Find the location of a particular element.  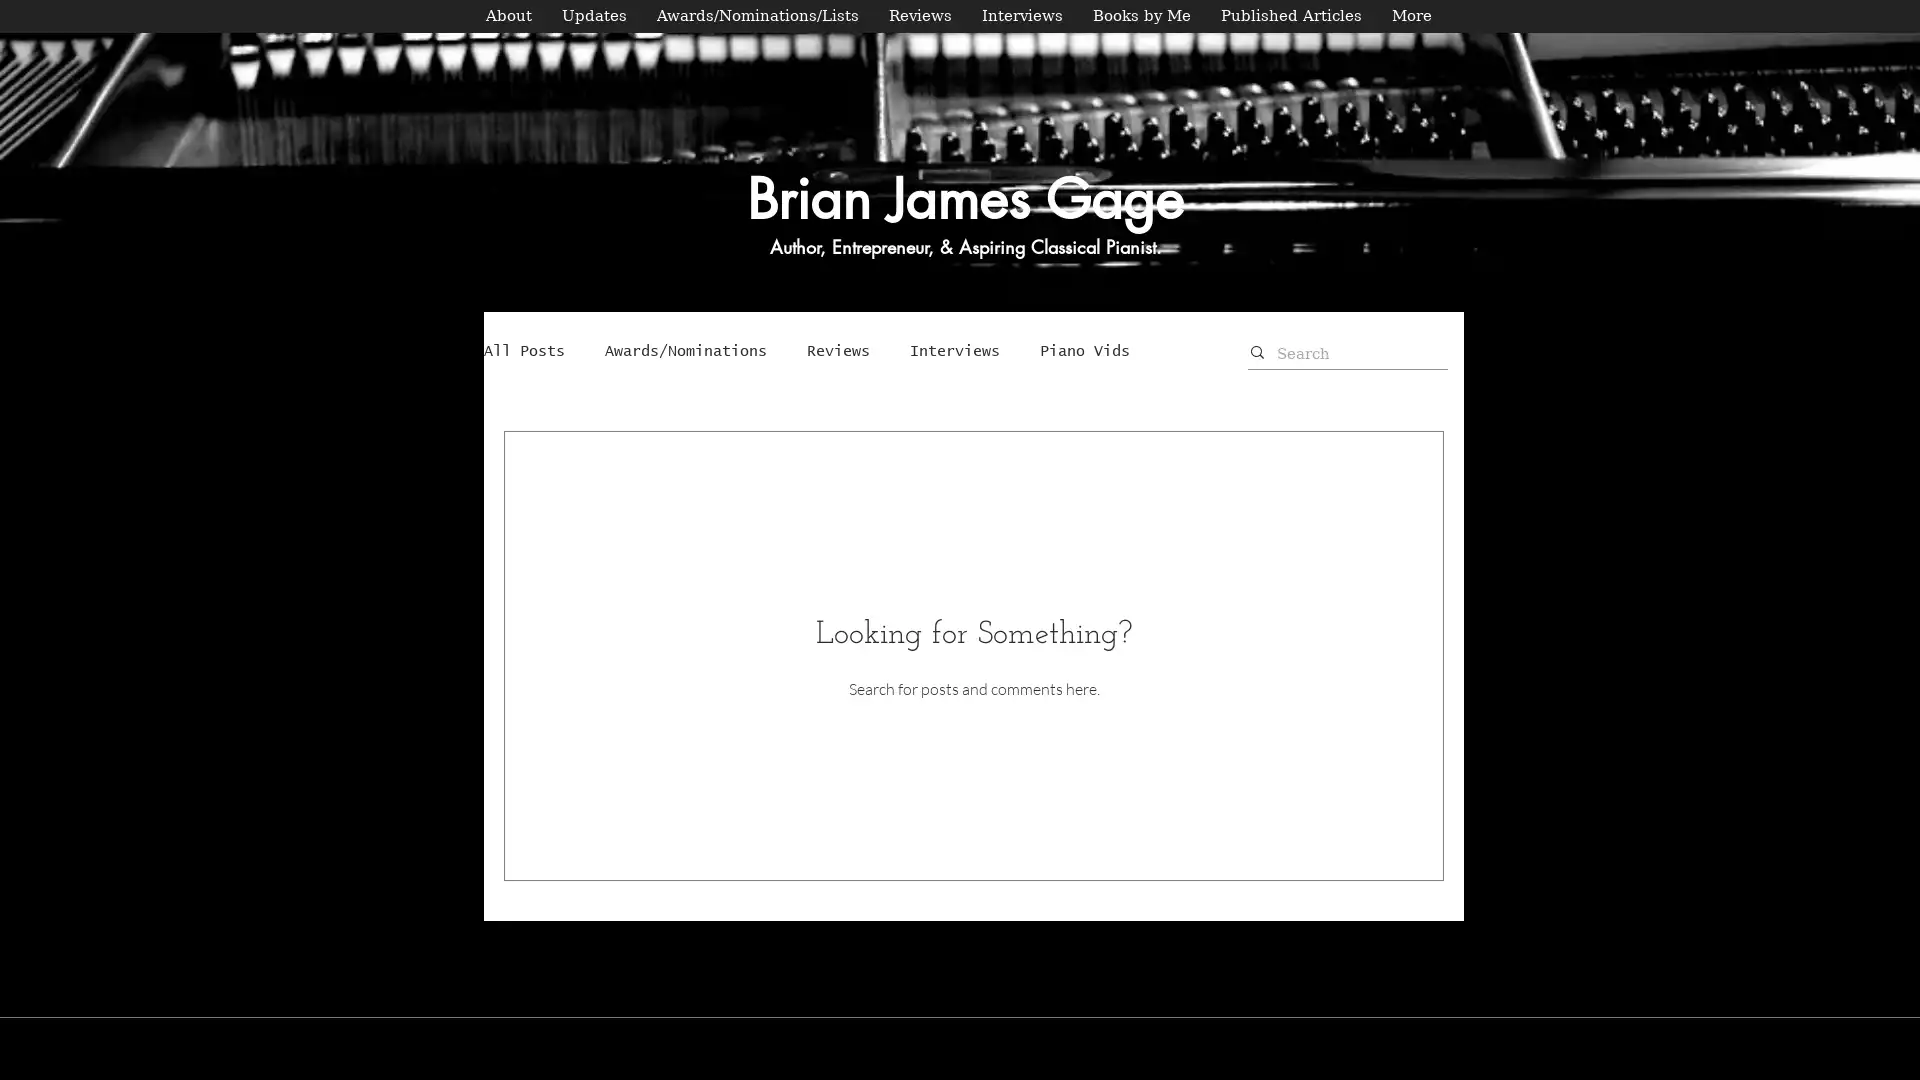

All Posts is located at coordinates (524, 350).